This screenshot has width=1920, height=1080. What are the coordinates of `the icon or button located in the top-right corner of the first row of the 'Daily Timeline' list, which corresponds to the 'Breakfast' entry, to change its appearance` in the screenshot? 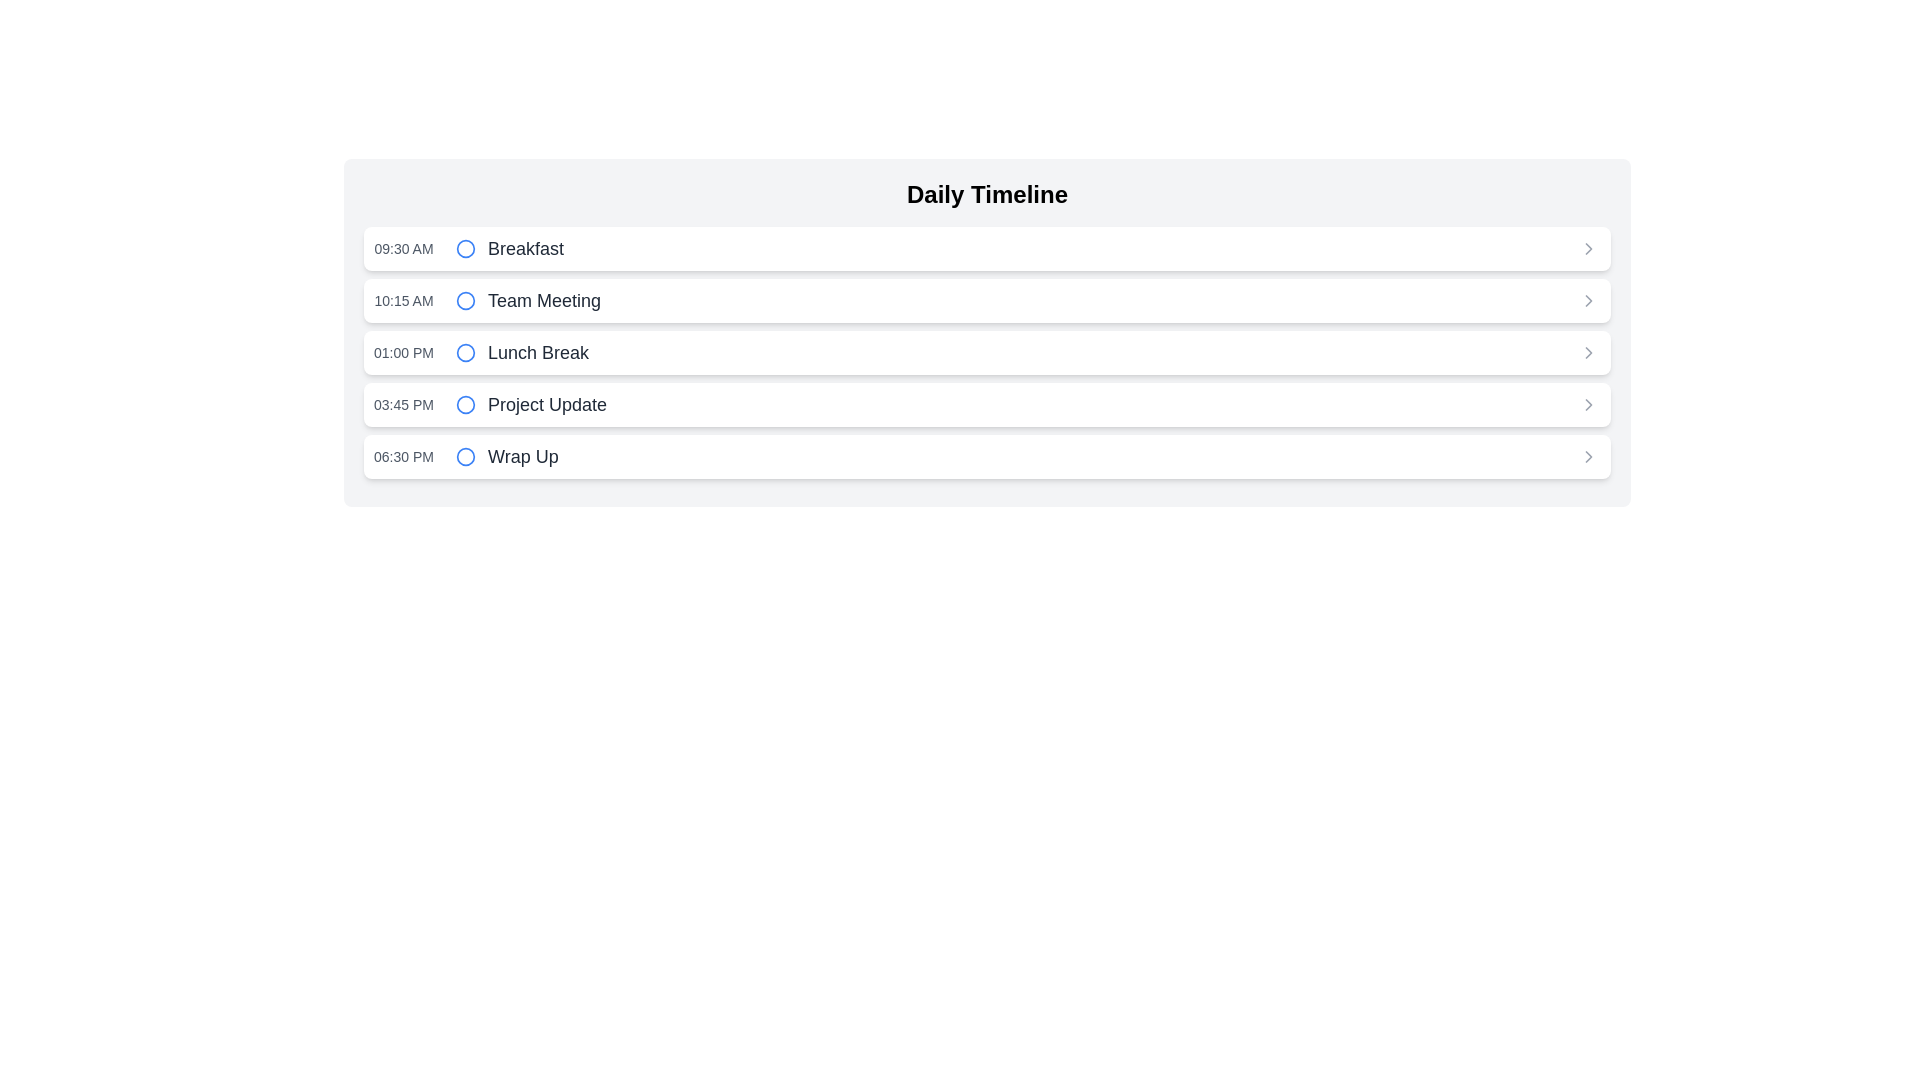 It's located at (1587, 248).